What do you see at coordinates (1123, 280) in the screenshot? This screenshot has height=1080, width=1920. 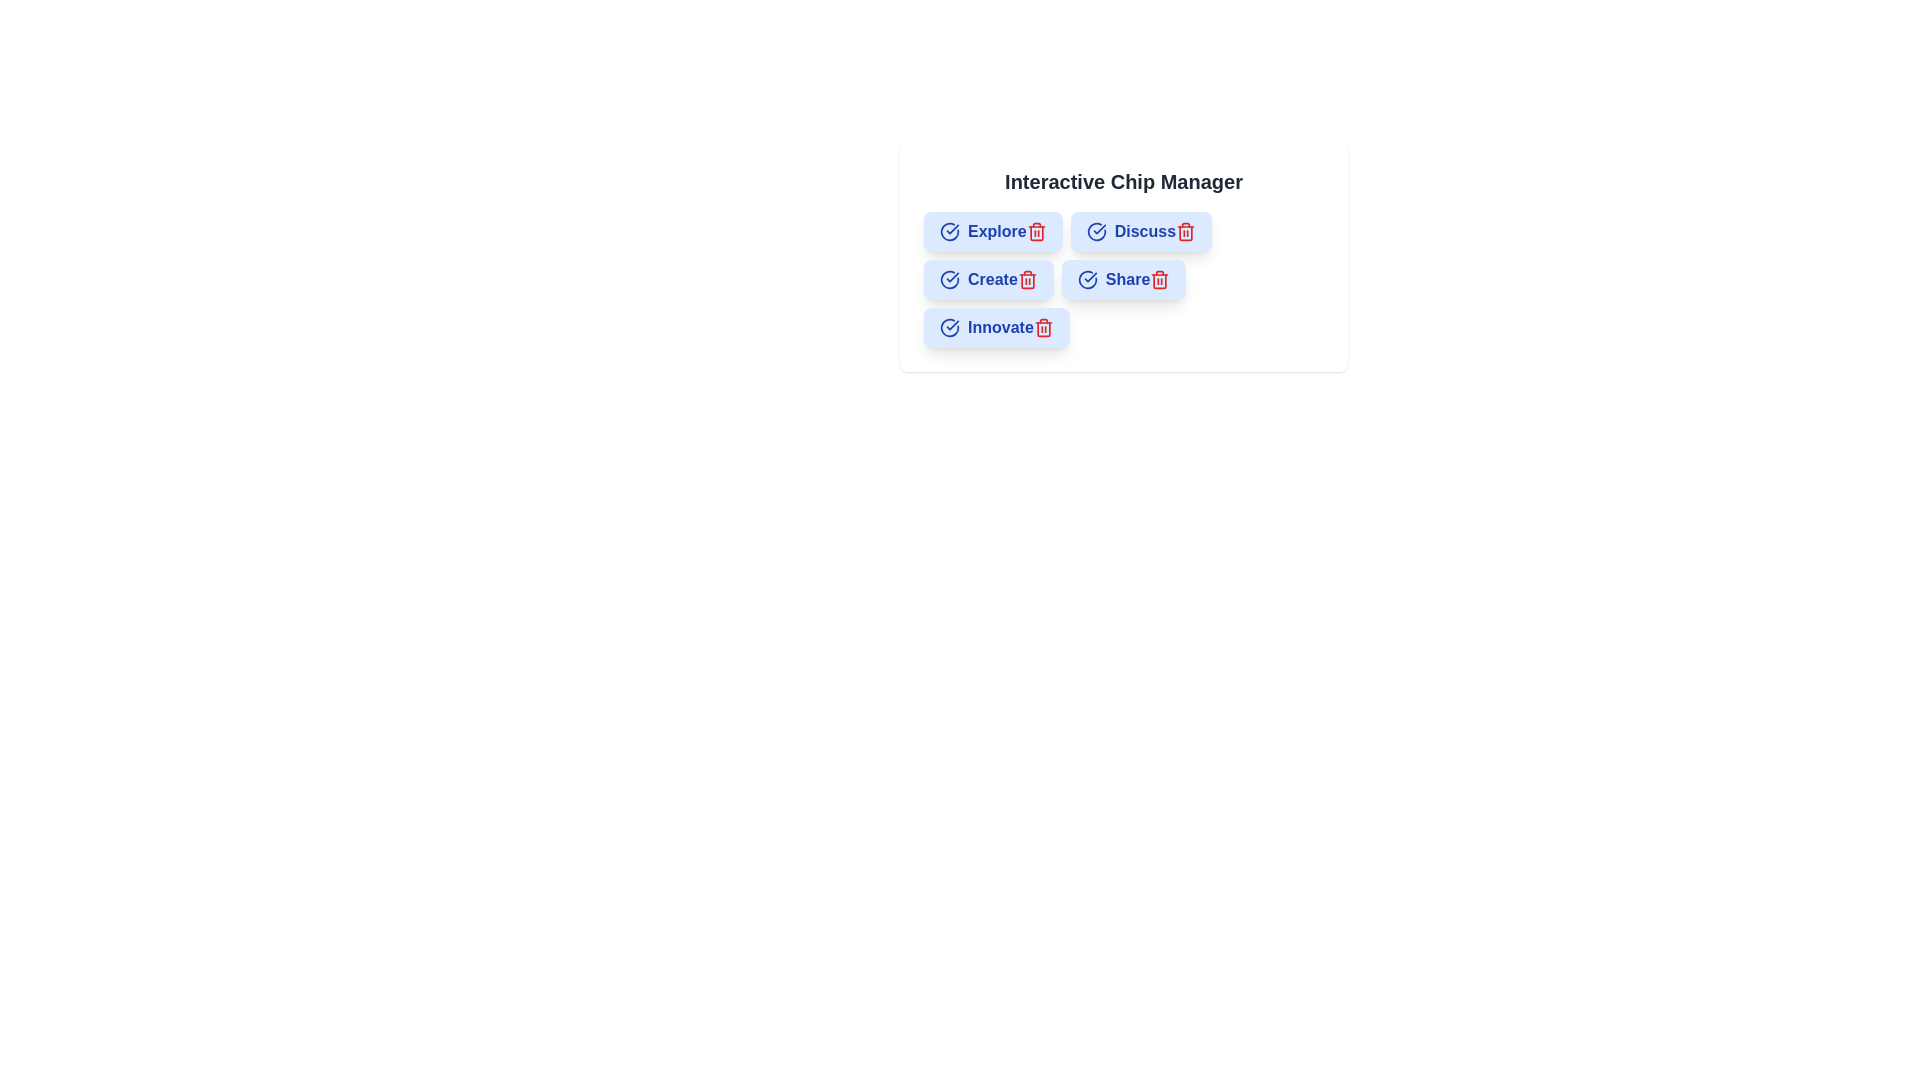 I see `the chip labeled Share` at bounding box center [1123, 280].